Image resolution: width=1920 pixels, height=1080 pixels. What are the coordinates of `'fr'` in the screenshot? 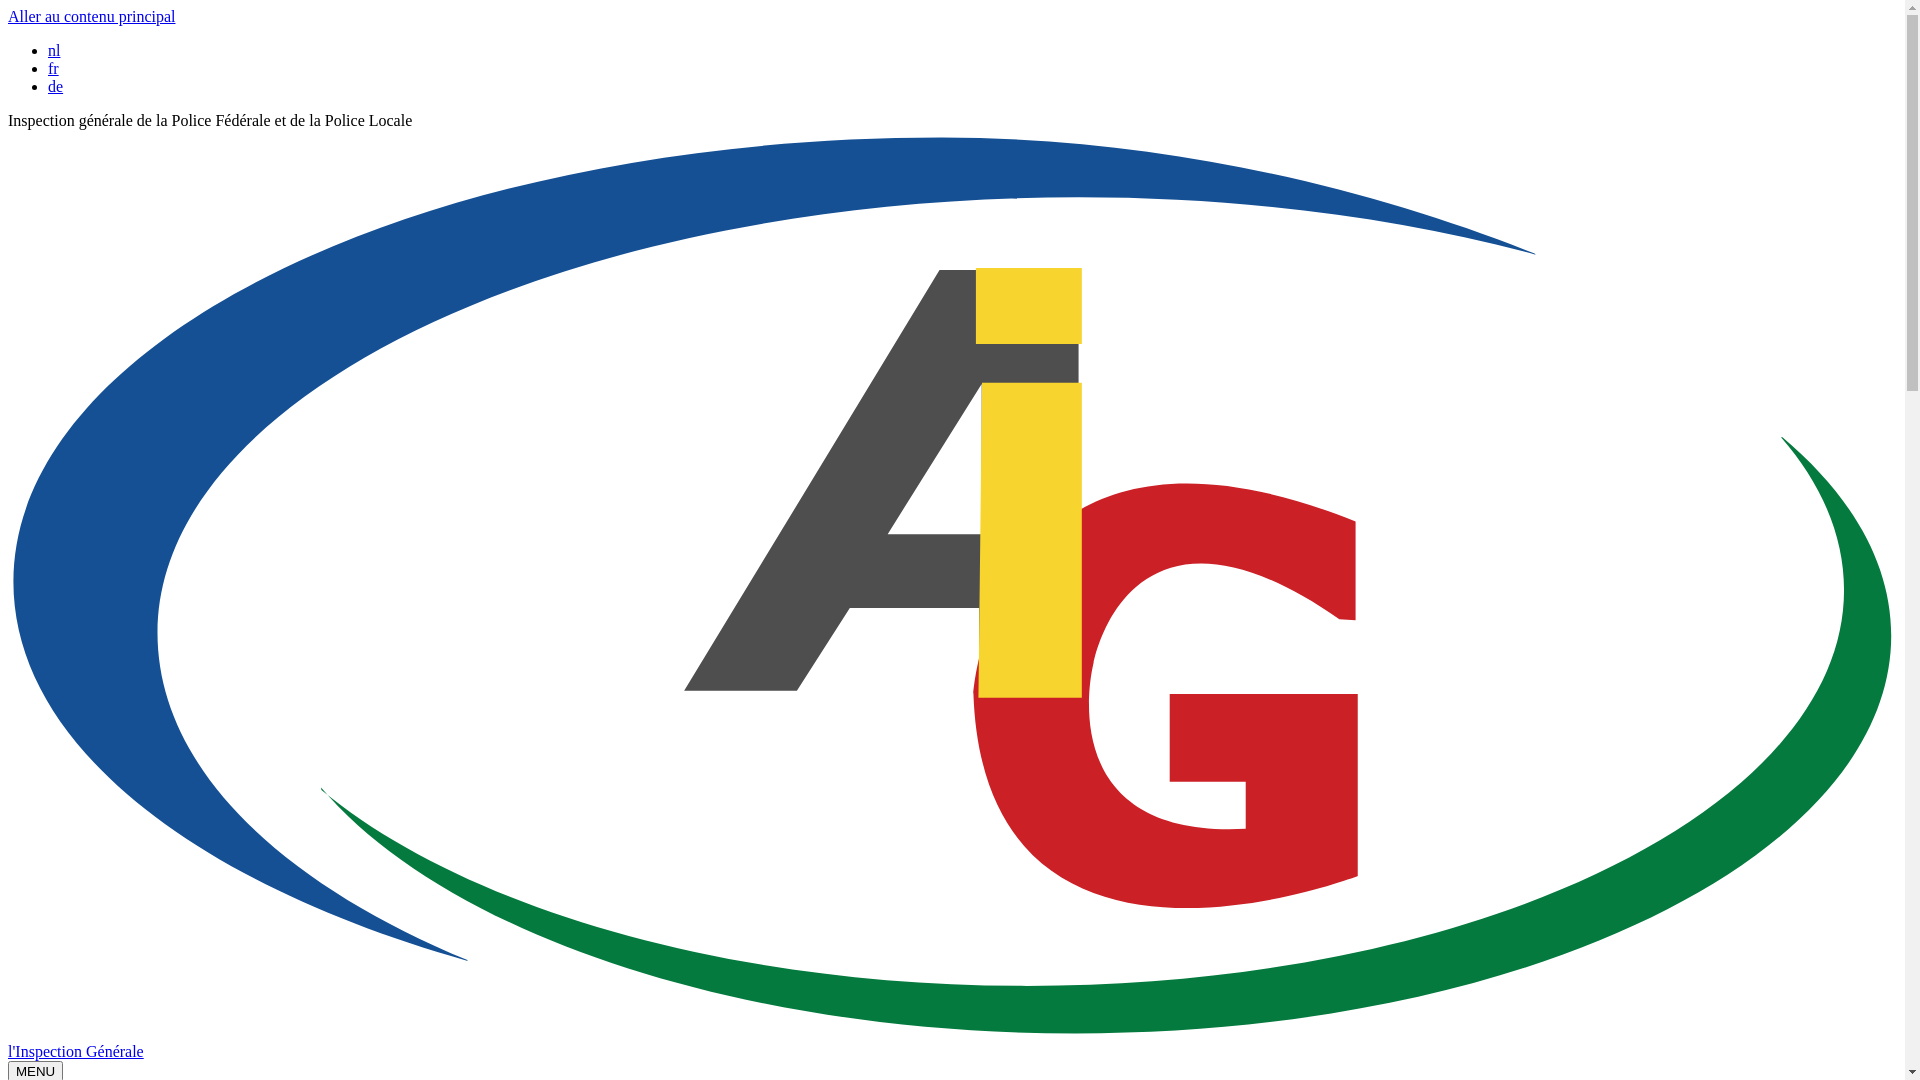 It's located at (53, 67).